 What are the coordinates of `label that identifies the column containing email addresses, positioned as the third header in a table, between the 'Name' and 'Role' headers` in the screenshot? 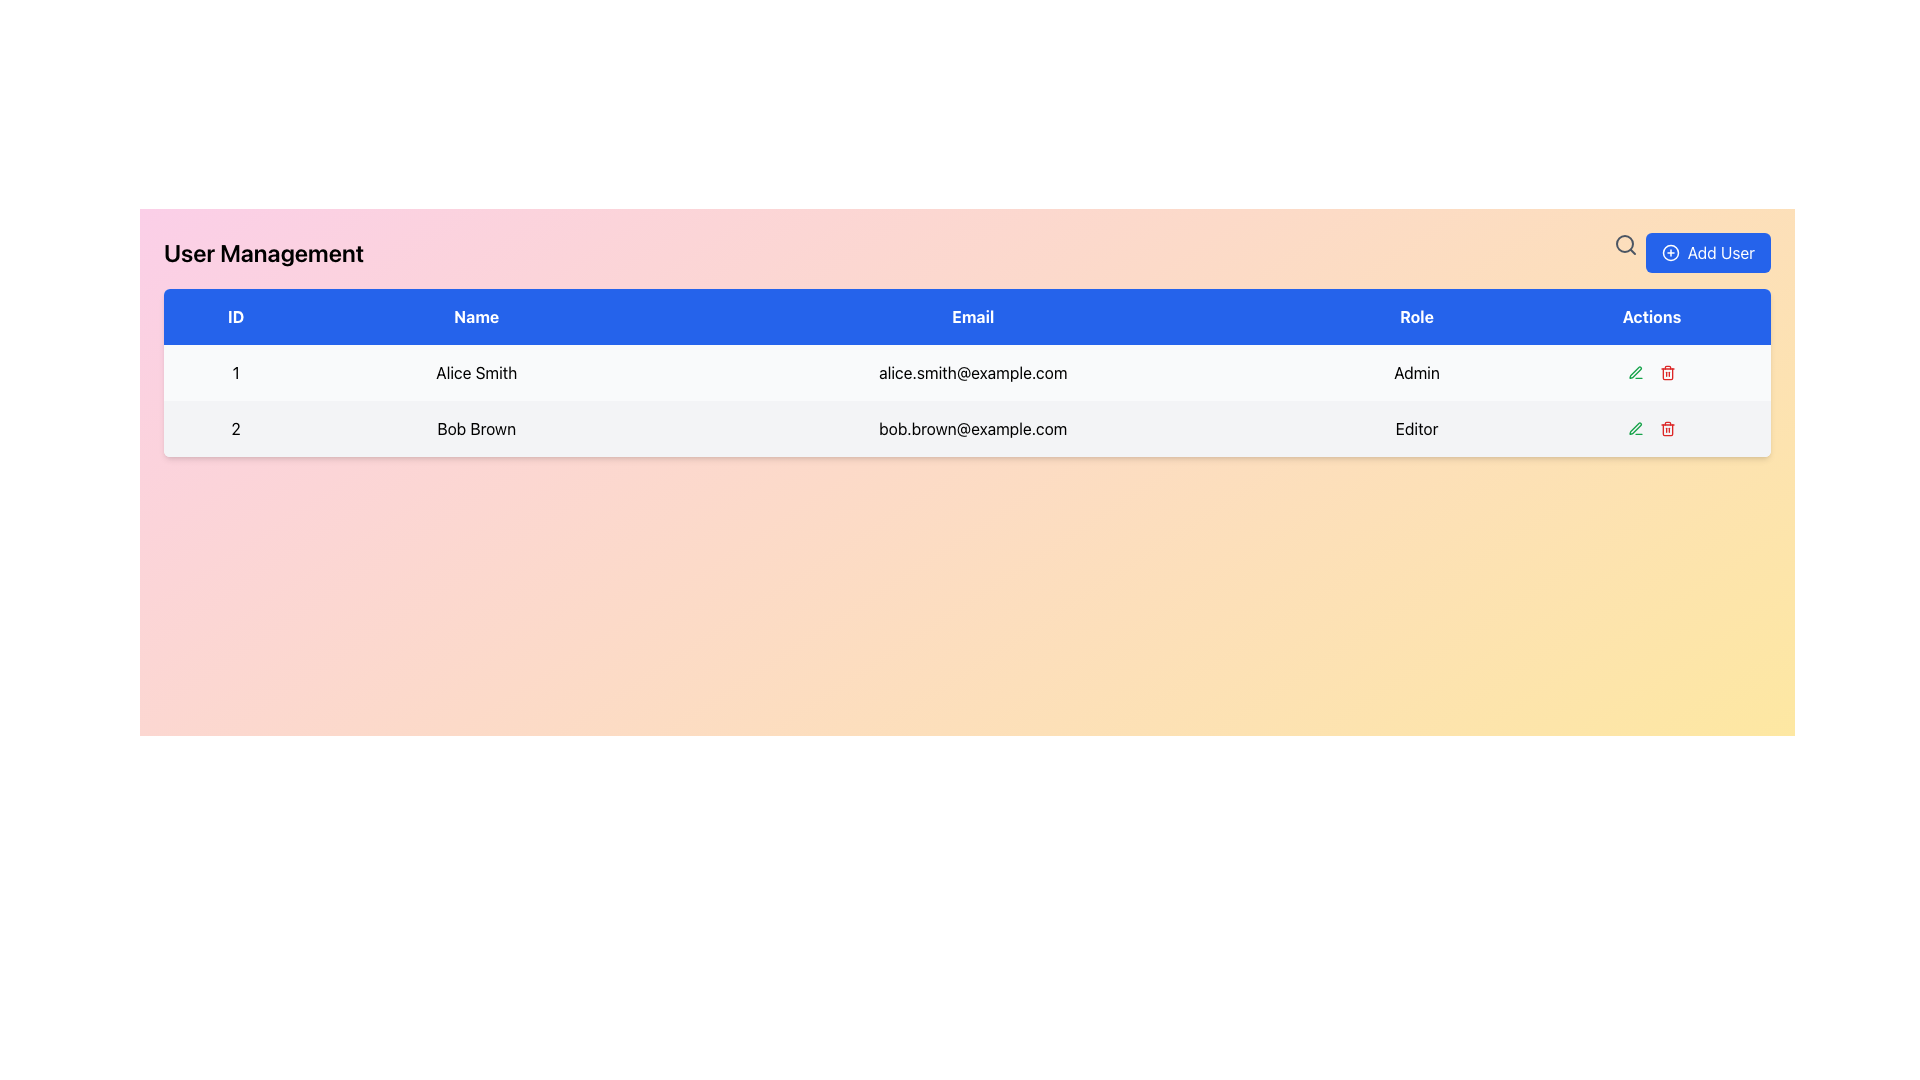 It's located at (973, 315).